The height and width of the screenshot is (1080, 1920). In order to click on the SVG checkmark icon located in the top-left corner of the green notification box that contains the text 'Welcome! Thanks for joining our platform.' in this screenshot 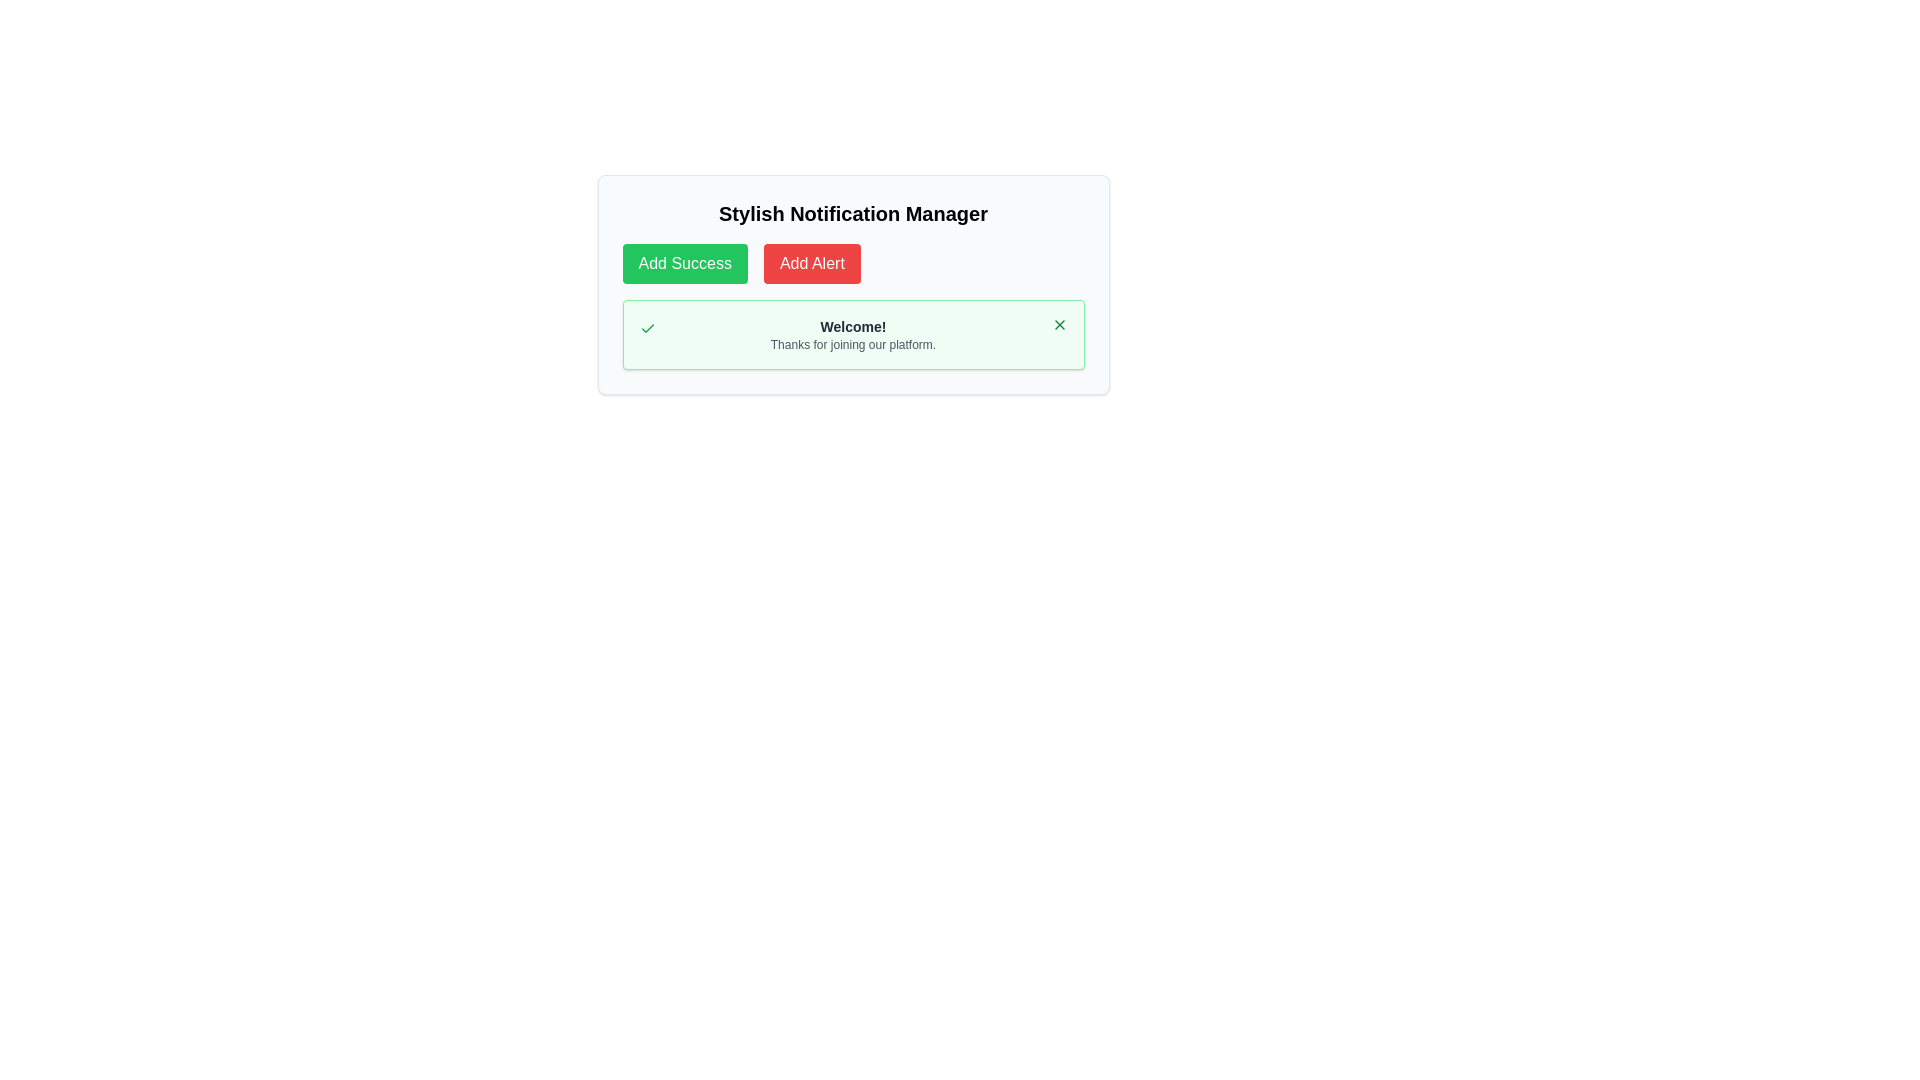, I will do `click(647, 327)`.